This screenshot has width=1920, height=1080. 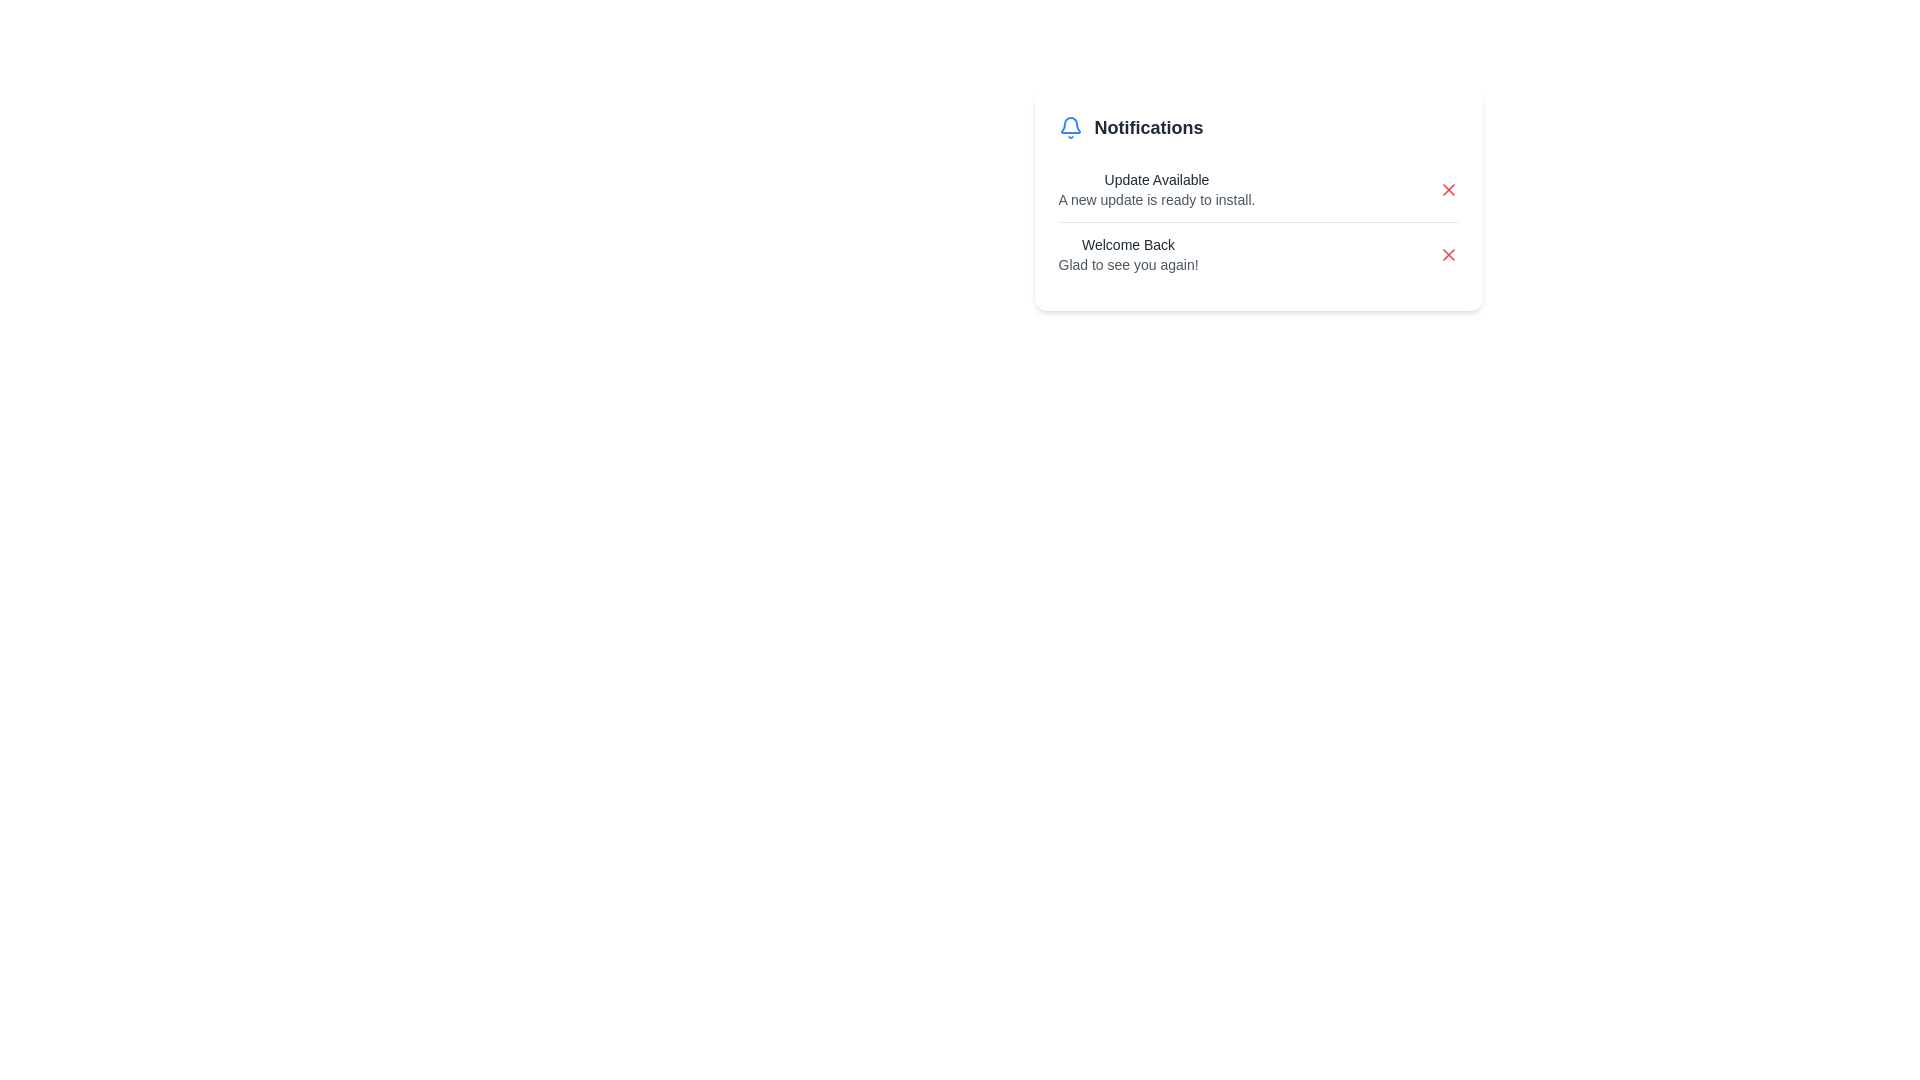 I want to click on the static text label that serves as a title for the notification, indicating the availability of an update, located at the top left of the notification card, so click(x=1156, y=180).